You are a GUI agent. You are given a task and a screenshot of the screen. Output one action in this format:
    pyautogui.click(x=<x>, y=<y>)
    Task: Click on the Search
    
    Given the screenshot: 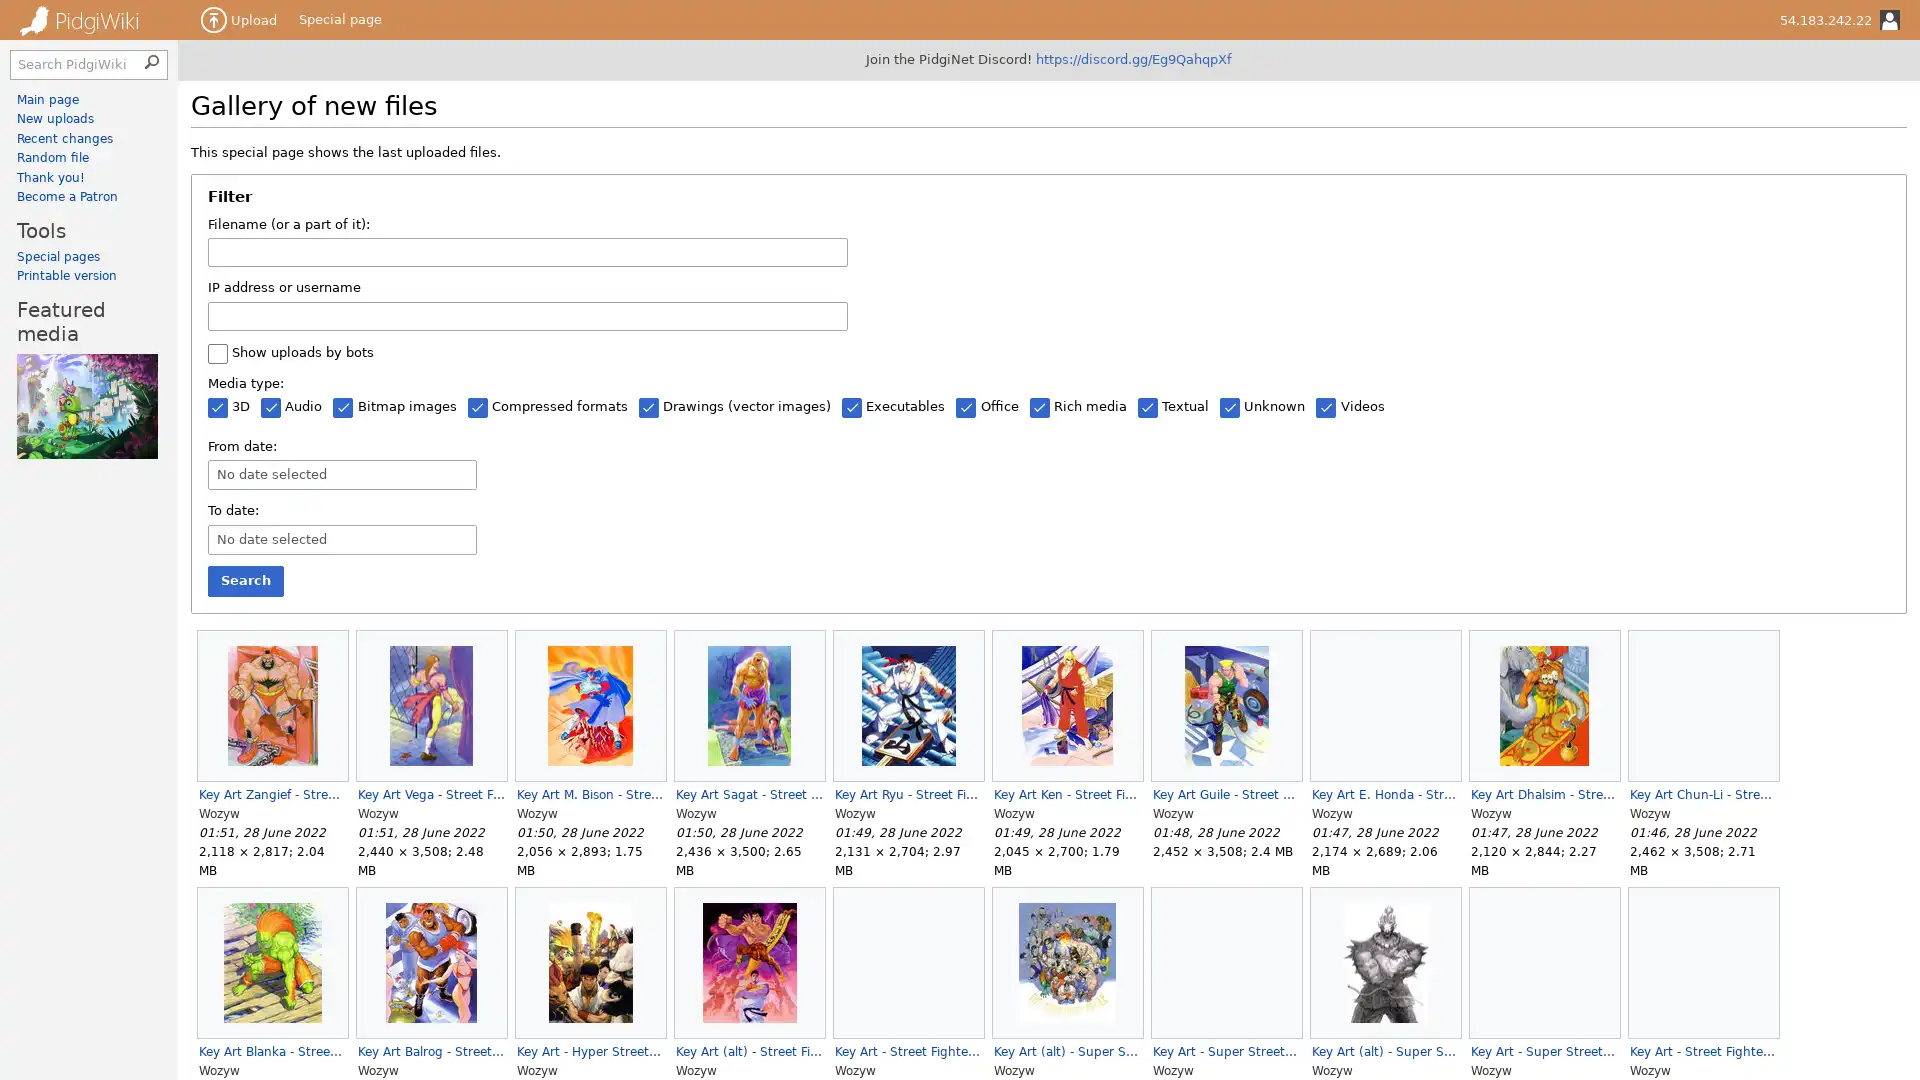 What is the action you would take?
    pyautogui.click(x=243, y=581)
    